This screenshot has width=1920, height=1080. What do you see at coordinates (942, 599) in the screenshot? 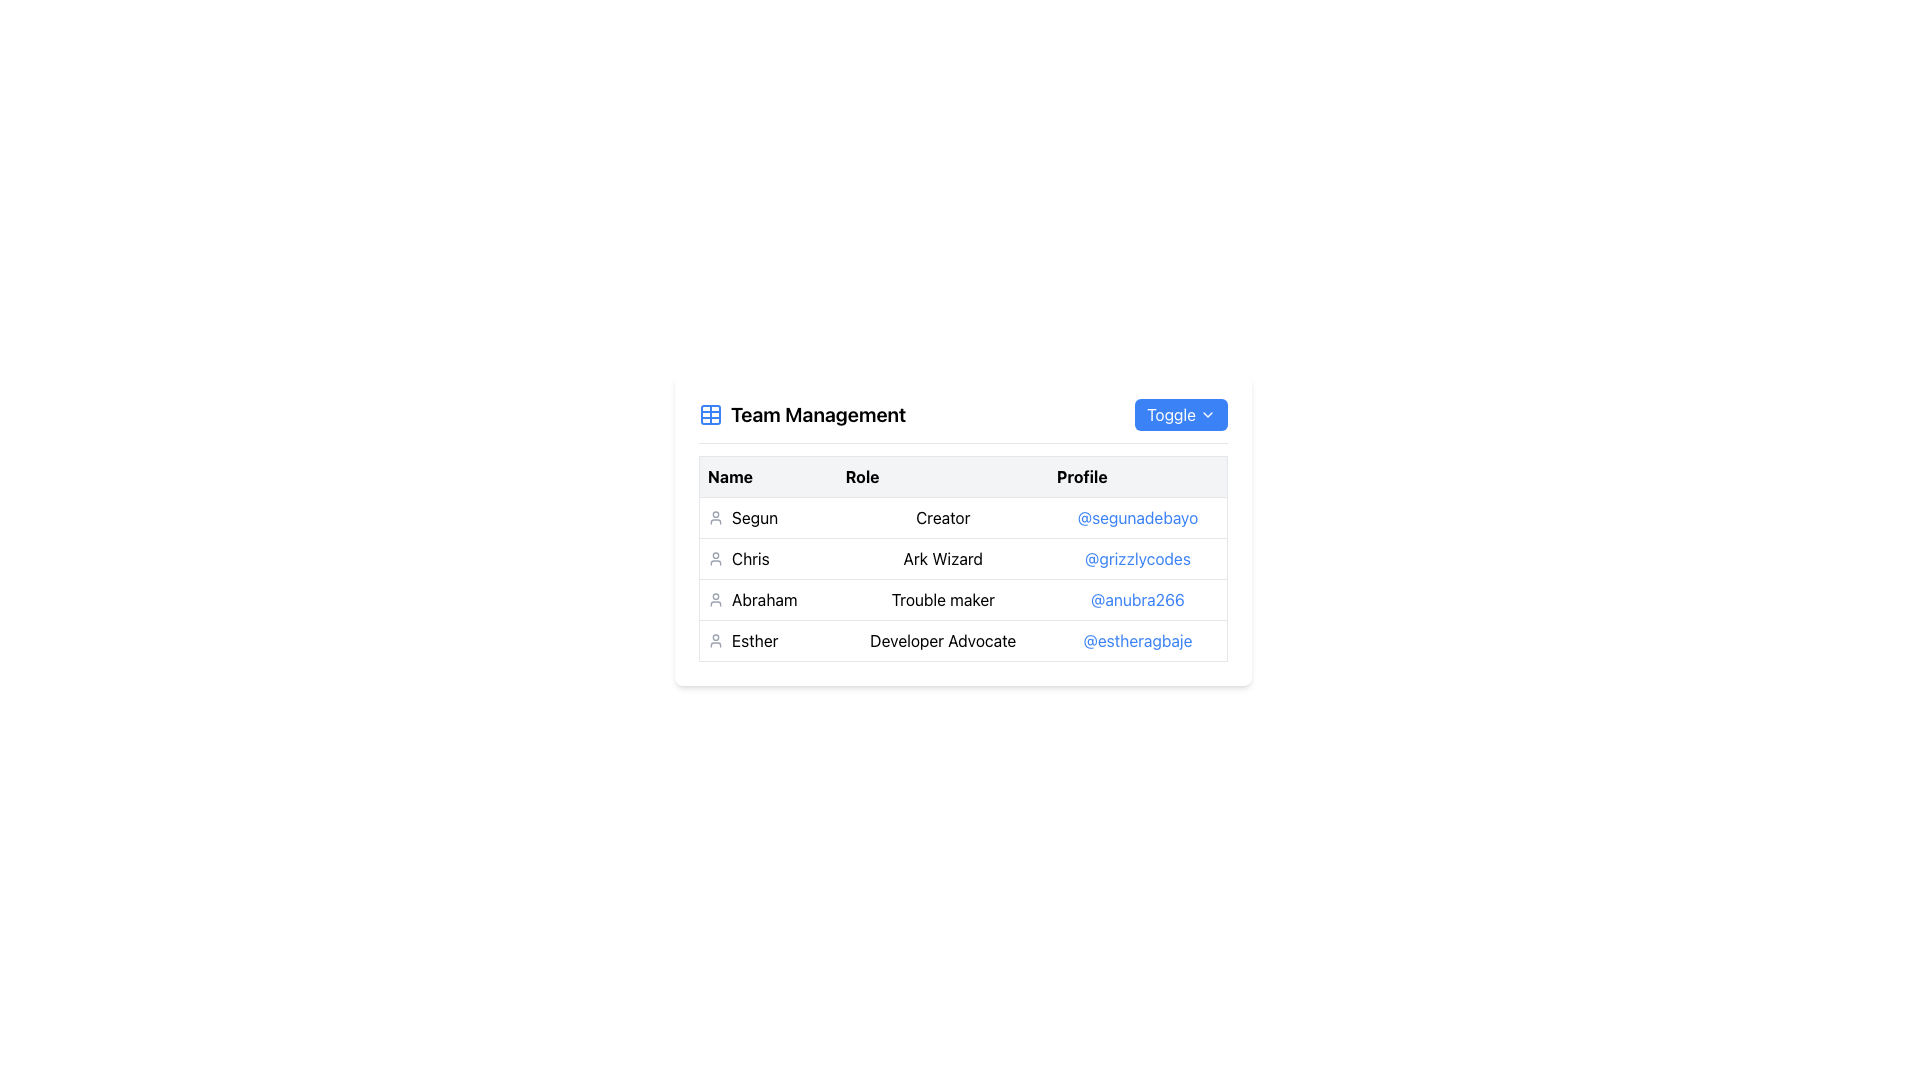
I see `the text label 'Trouble maker' in the Role column corresponding to user 'Abraham' in the third row of the table` at bounding box center [942, 599].